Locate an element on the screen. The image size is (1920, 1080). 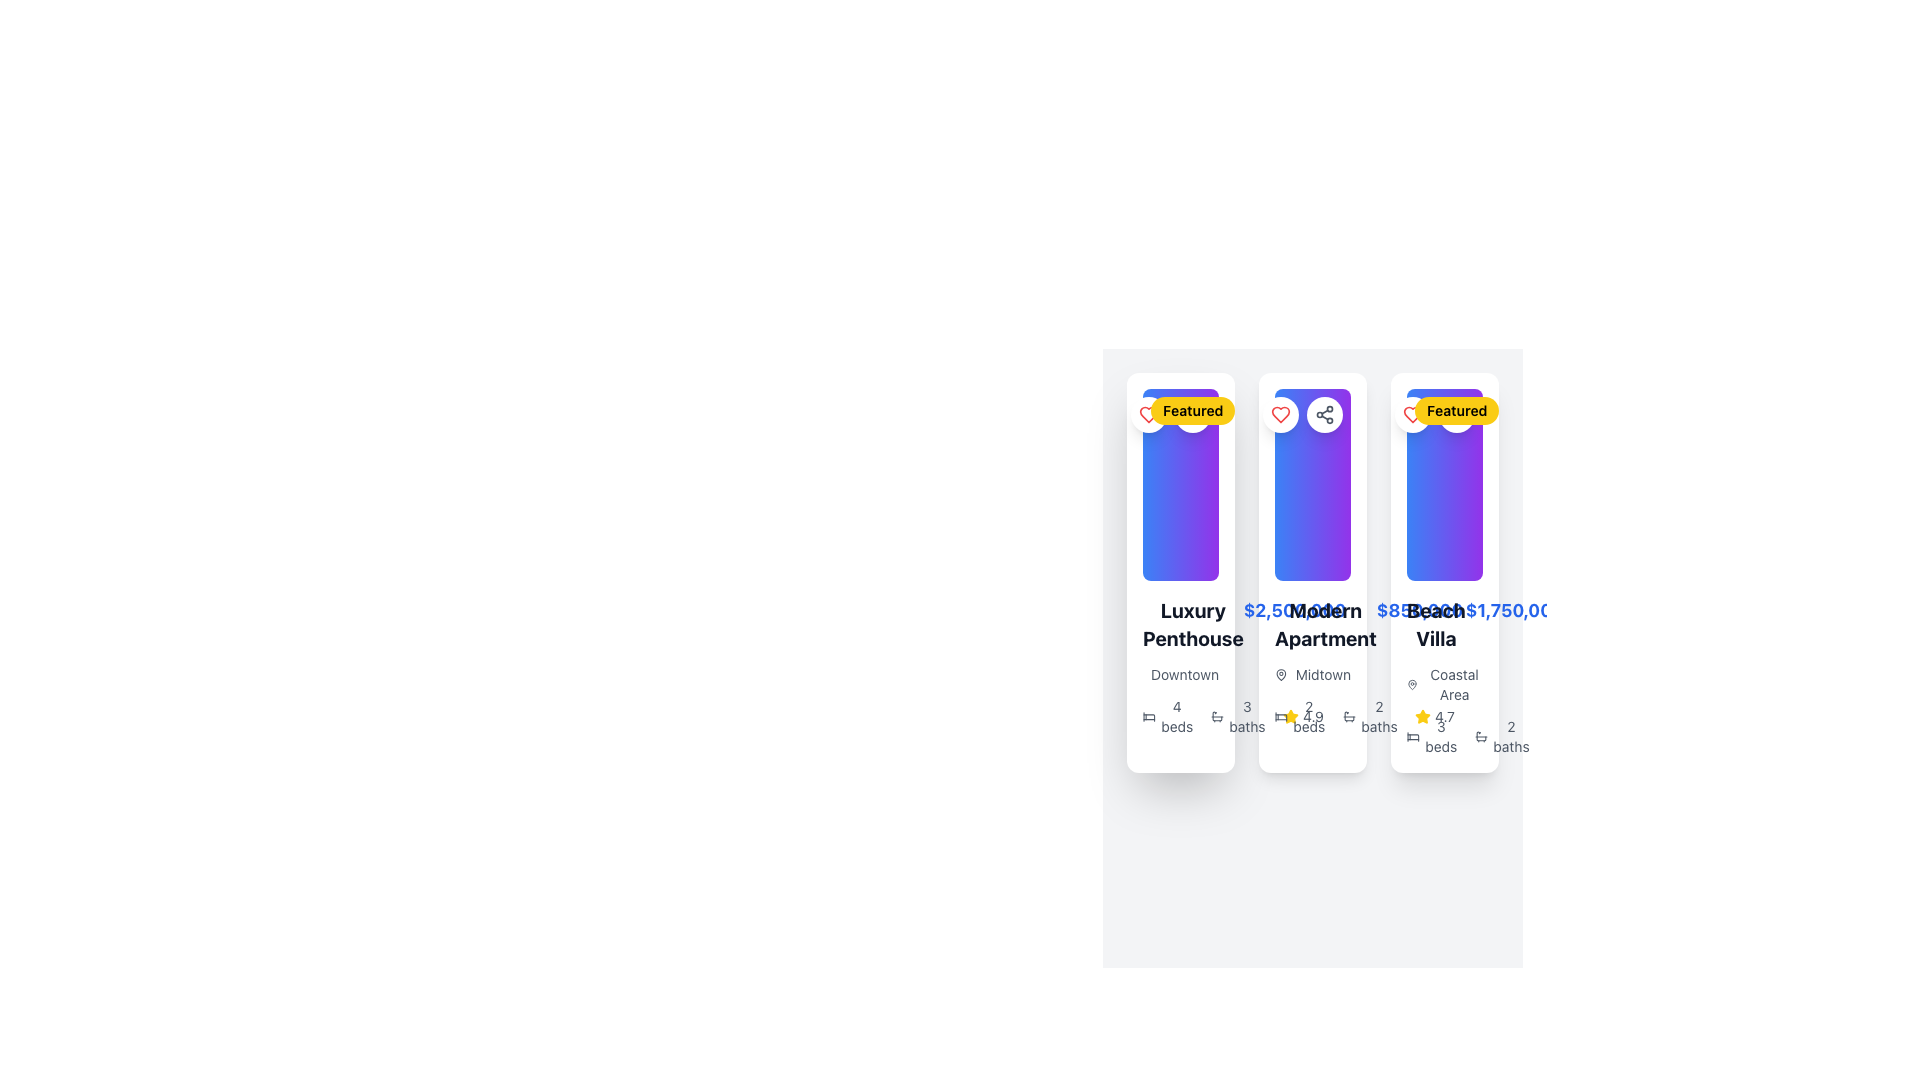
information displayed in the text element showing '4 beds' with an adjacent bed icon, located within the 'Luxury Penthouse' property card is located at coordinates (1180, 716).